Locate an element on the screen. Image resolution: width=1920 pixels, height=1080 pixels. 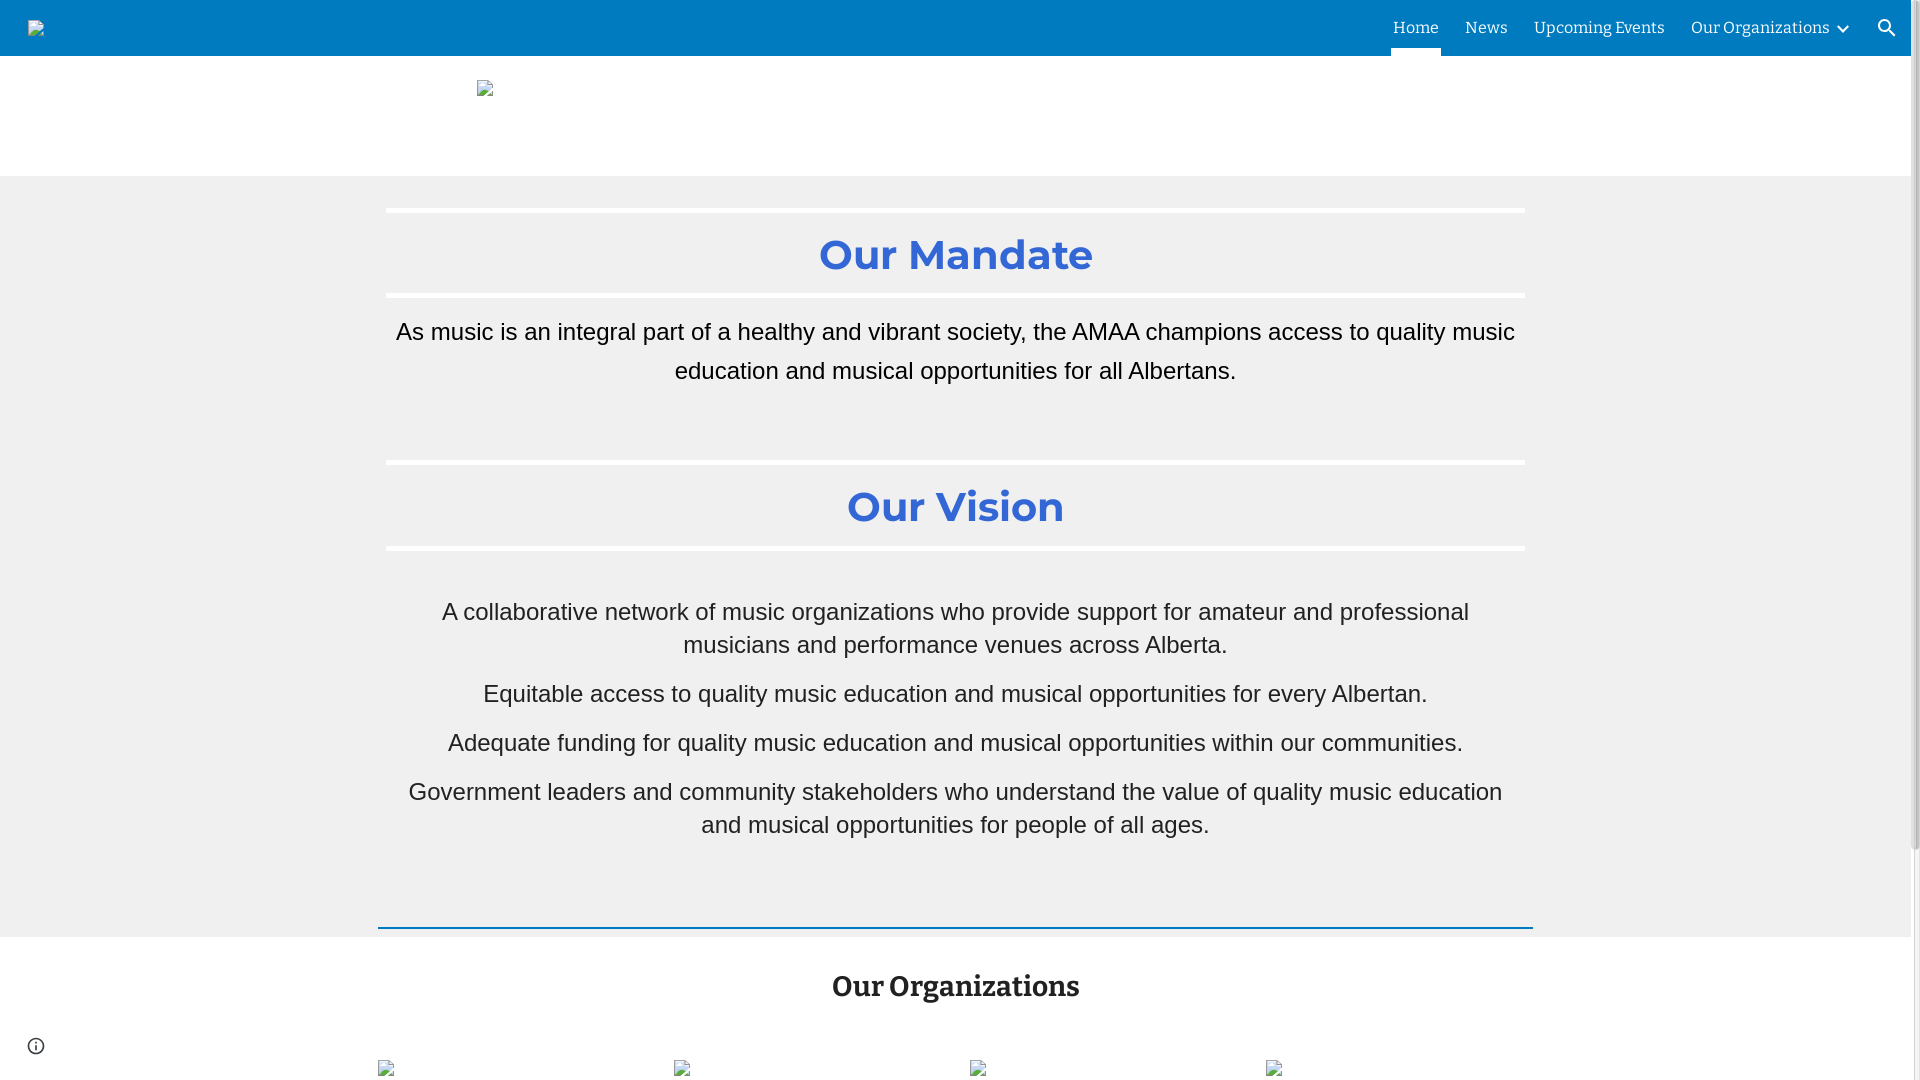
'Our Organizations' is located at coordinates (1689, 27).